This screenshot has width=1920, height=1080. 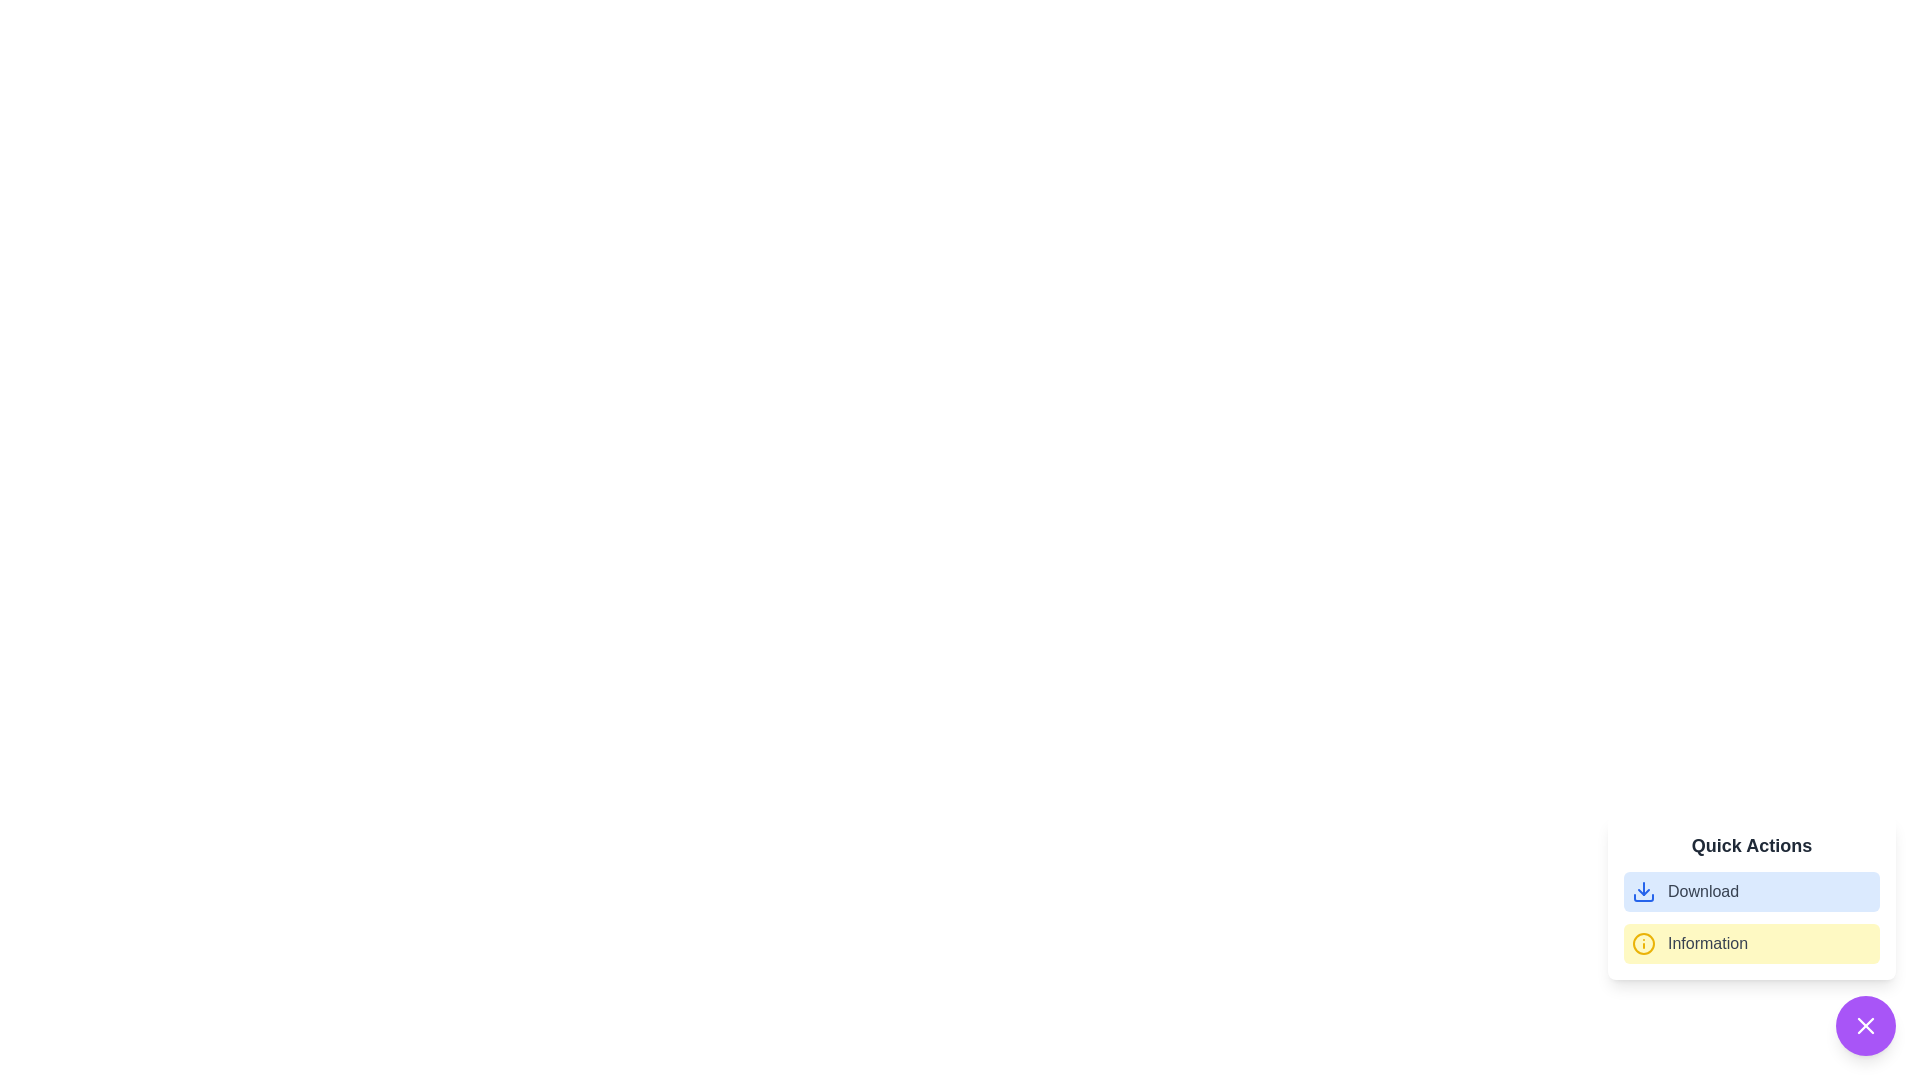 I want to click on the purple circular button that contains the SVG line element used, so click(x=1865, y=1026).